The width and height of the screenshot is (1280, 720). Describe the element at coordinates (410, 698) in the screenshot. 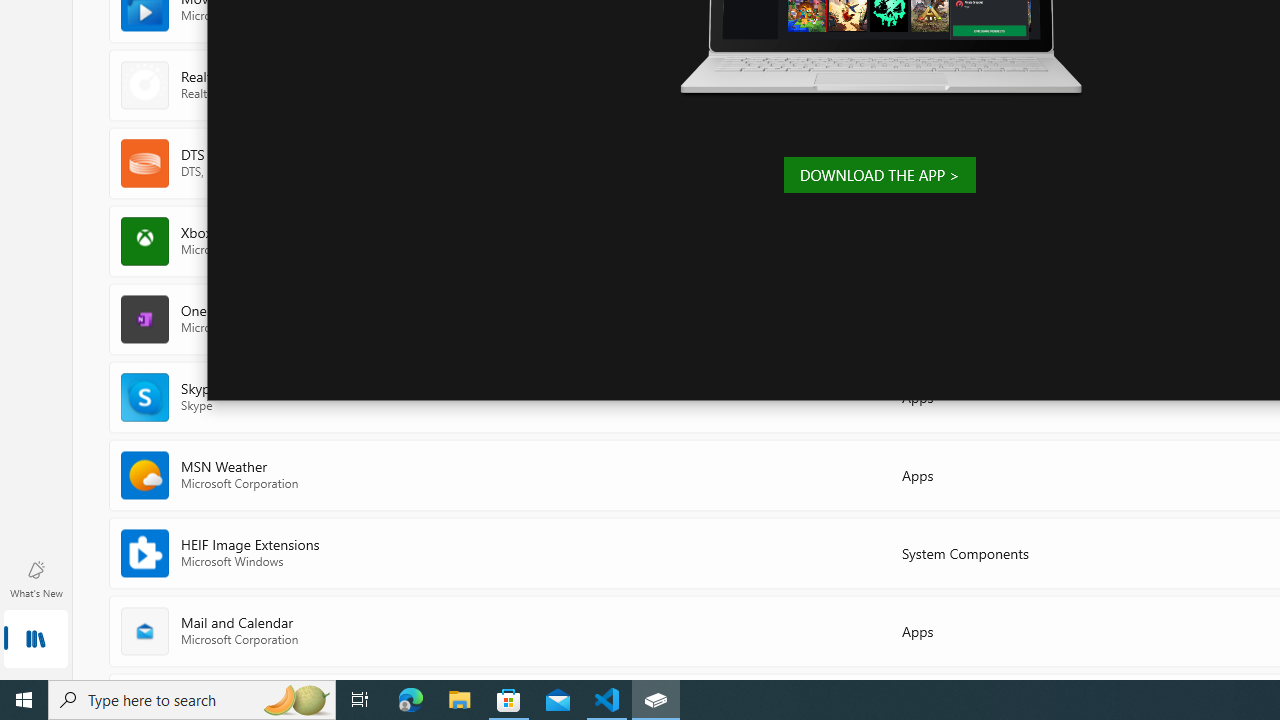

I see `'Microsoft Edge'` at that location.